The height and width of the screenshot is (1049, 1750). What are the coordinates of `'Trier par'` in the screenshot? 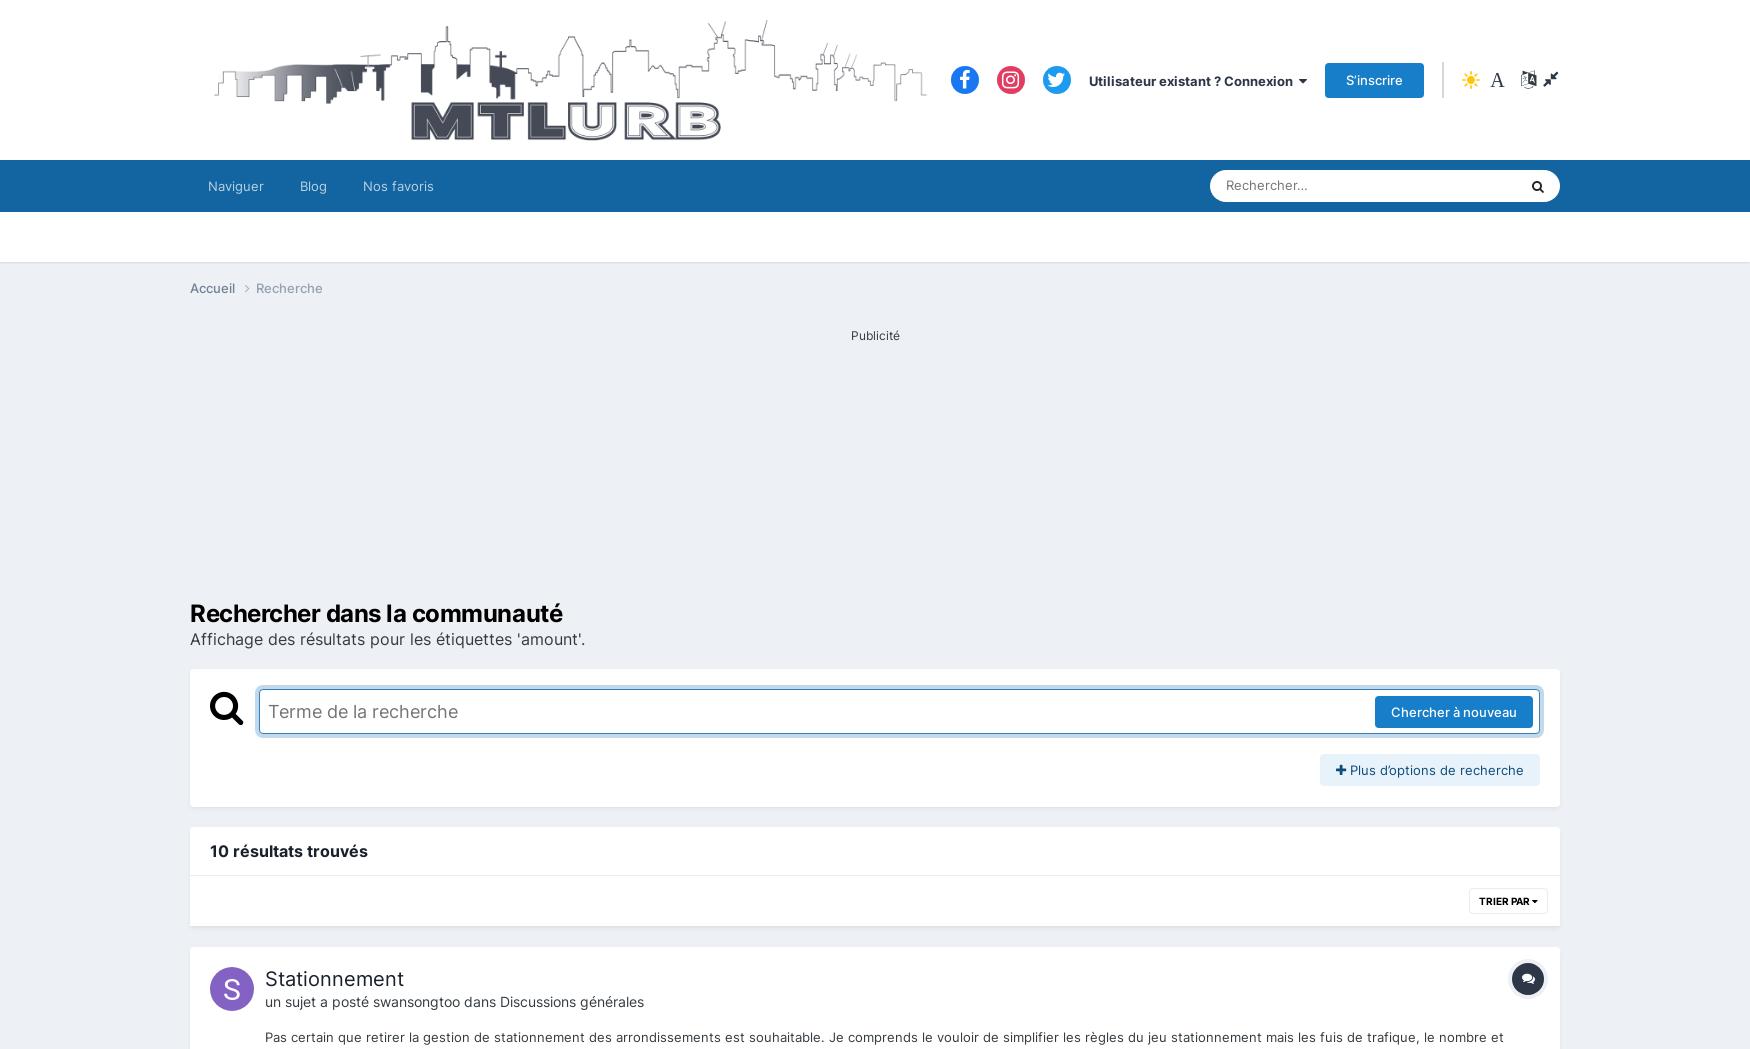 It's located at (1504, 899).